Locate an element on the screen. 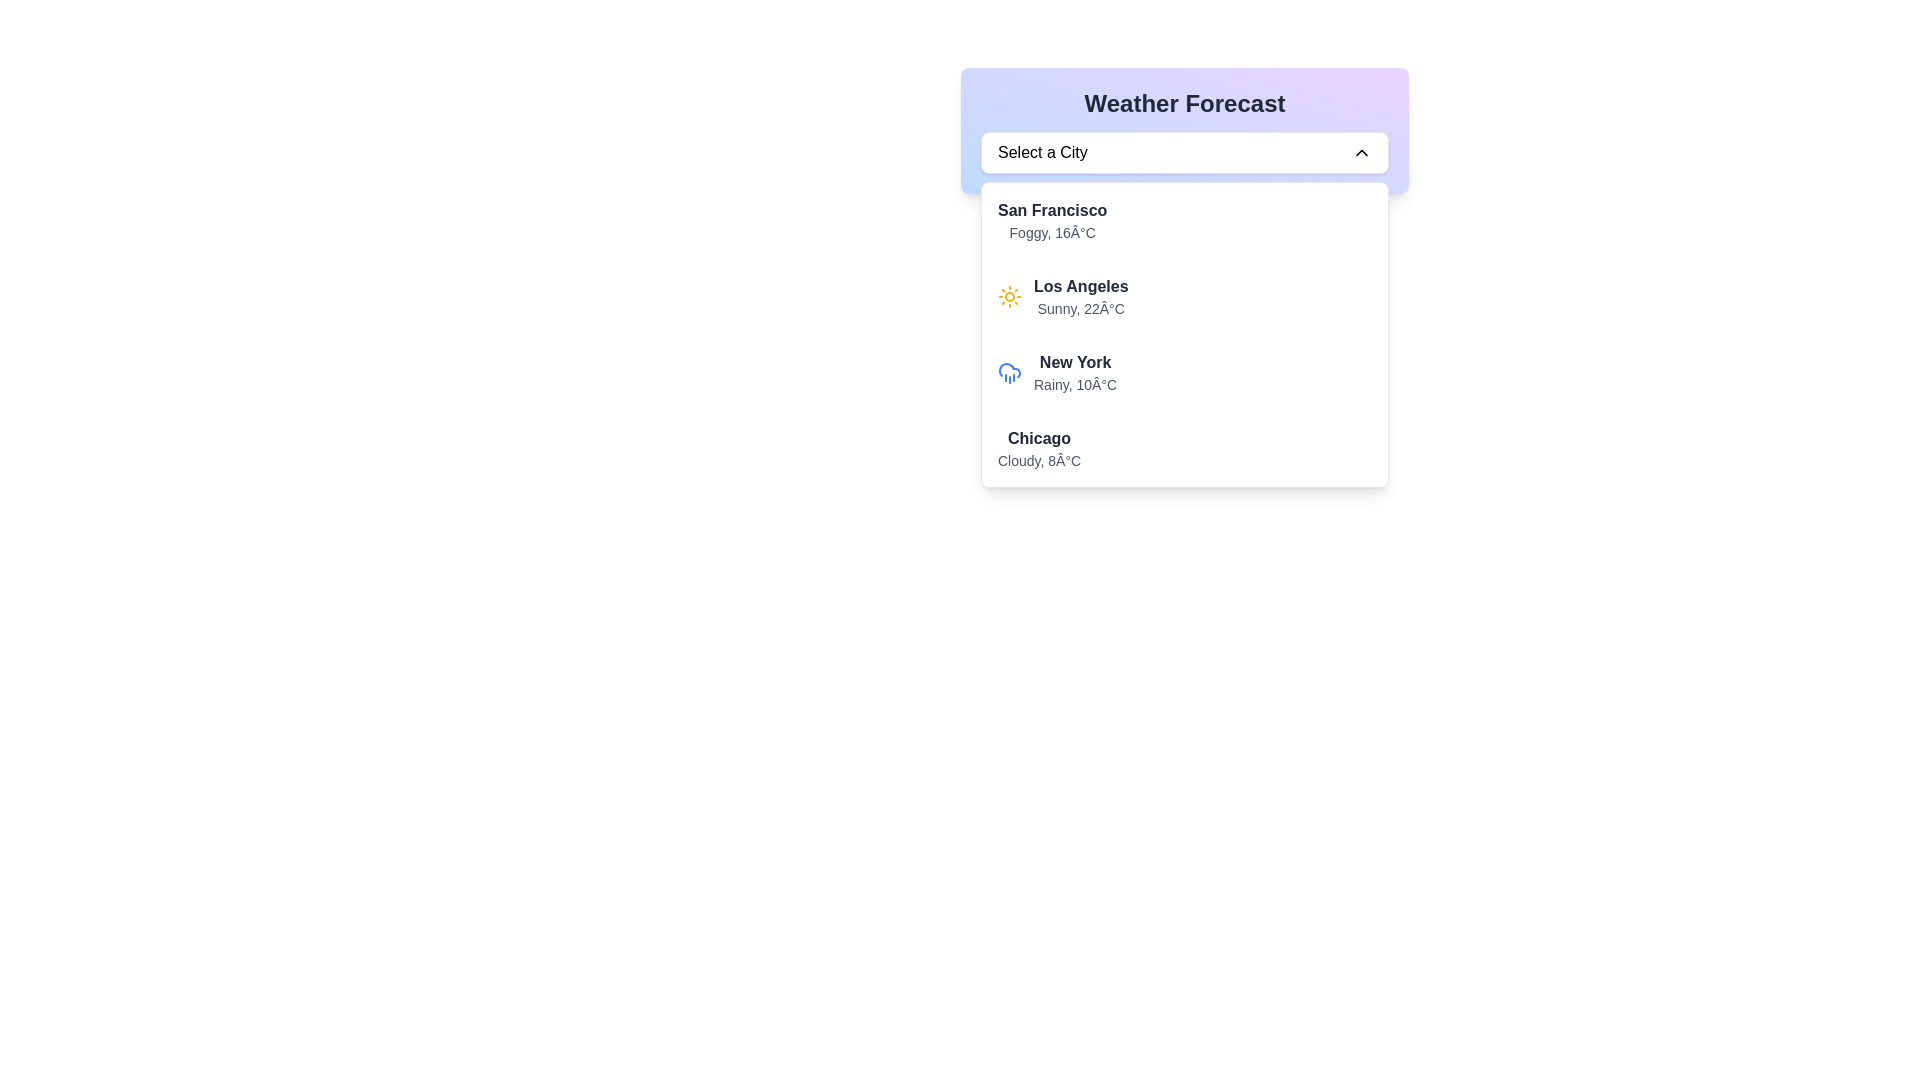 This screenshot has width=1920, height=1080. the informational text label displaying the current weather conditions of Los Angeles, which is positioned beneath the 'Los Angeles' label and aligns to the right side of the icon next to the city name is located at coordinates (1080, 308).